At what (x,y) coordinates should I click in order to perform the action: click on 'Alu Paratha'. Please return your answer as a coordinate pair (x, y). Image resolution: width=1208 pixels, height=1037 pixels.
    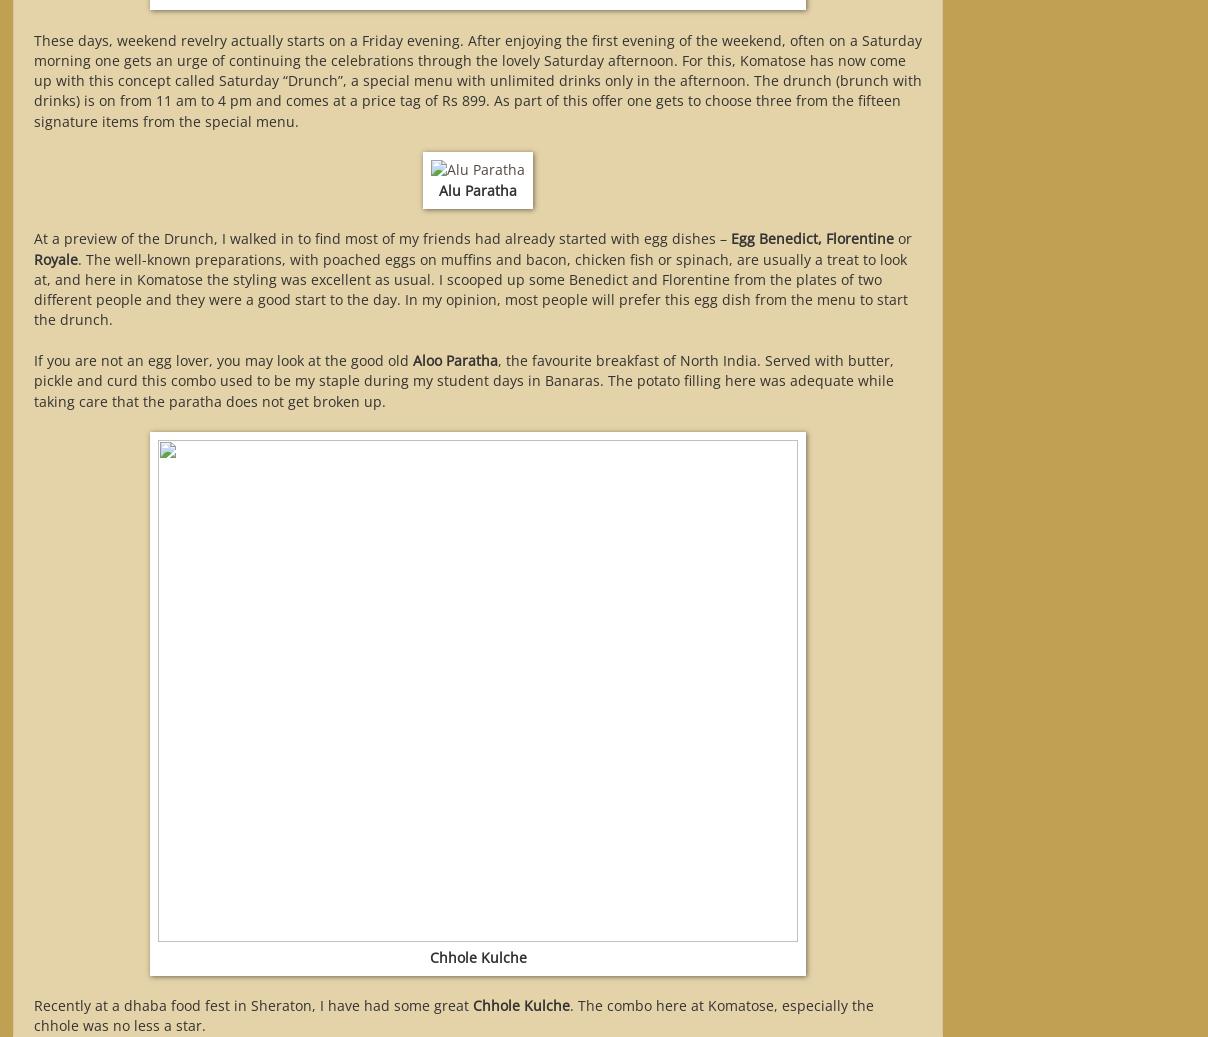
    Looking at the image, I should click on (478, 188).